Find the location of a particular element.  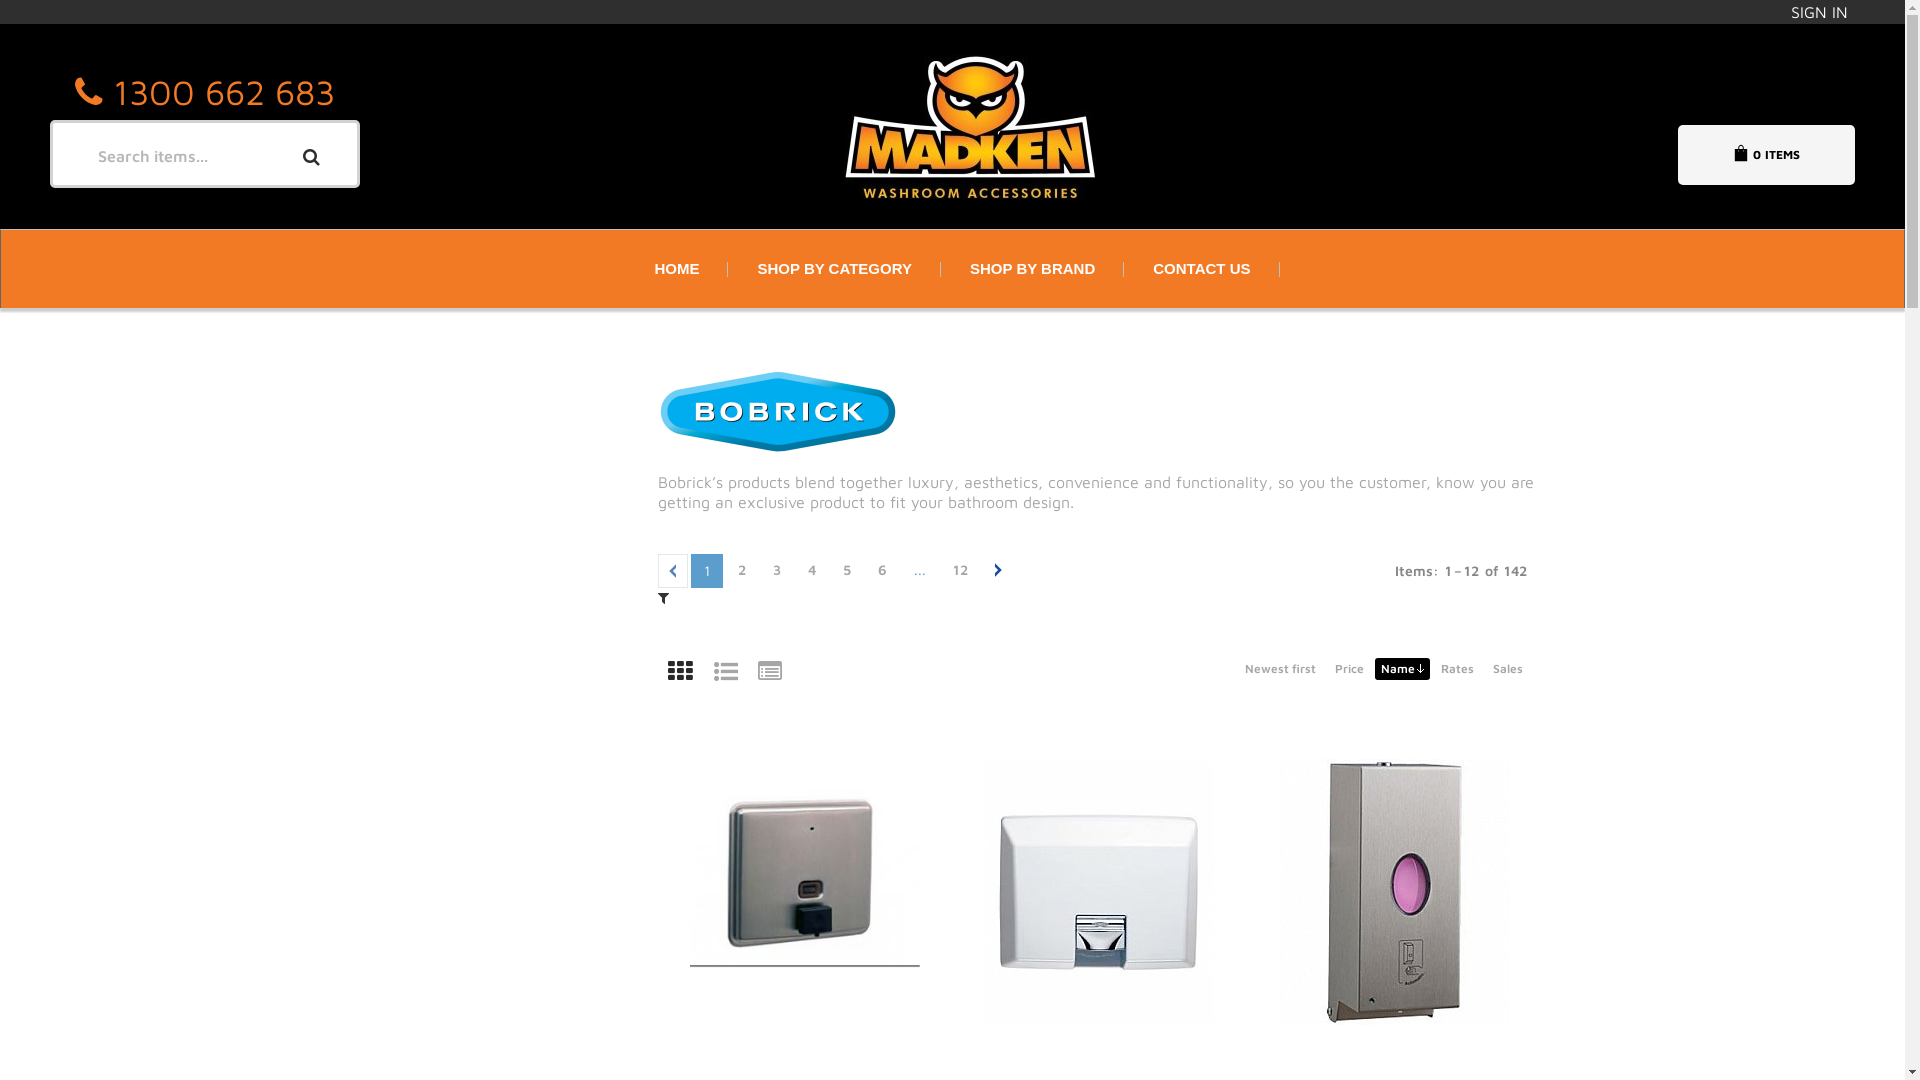

'Name' is located at coordinates (1400, 668).